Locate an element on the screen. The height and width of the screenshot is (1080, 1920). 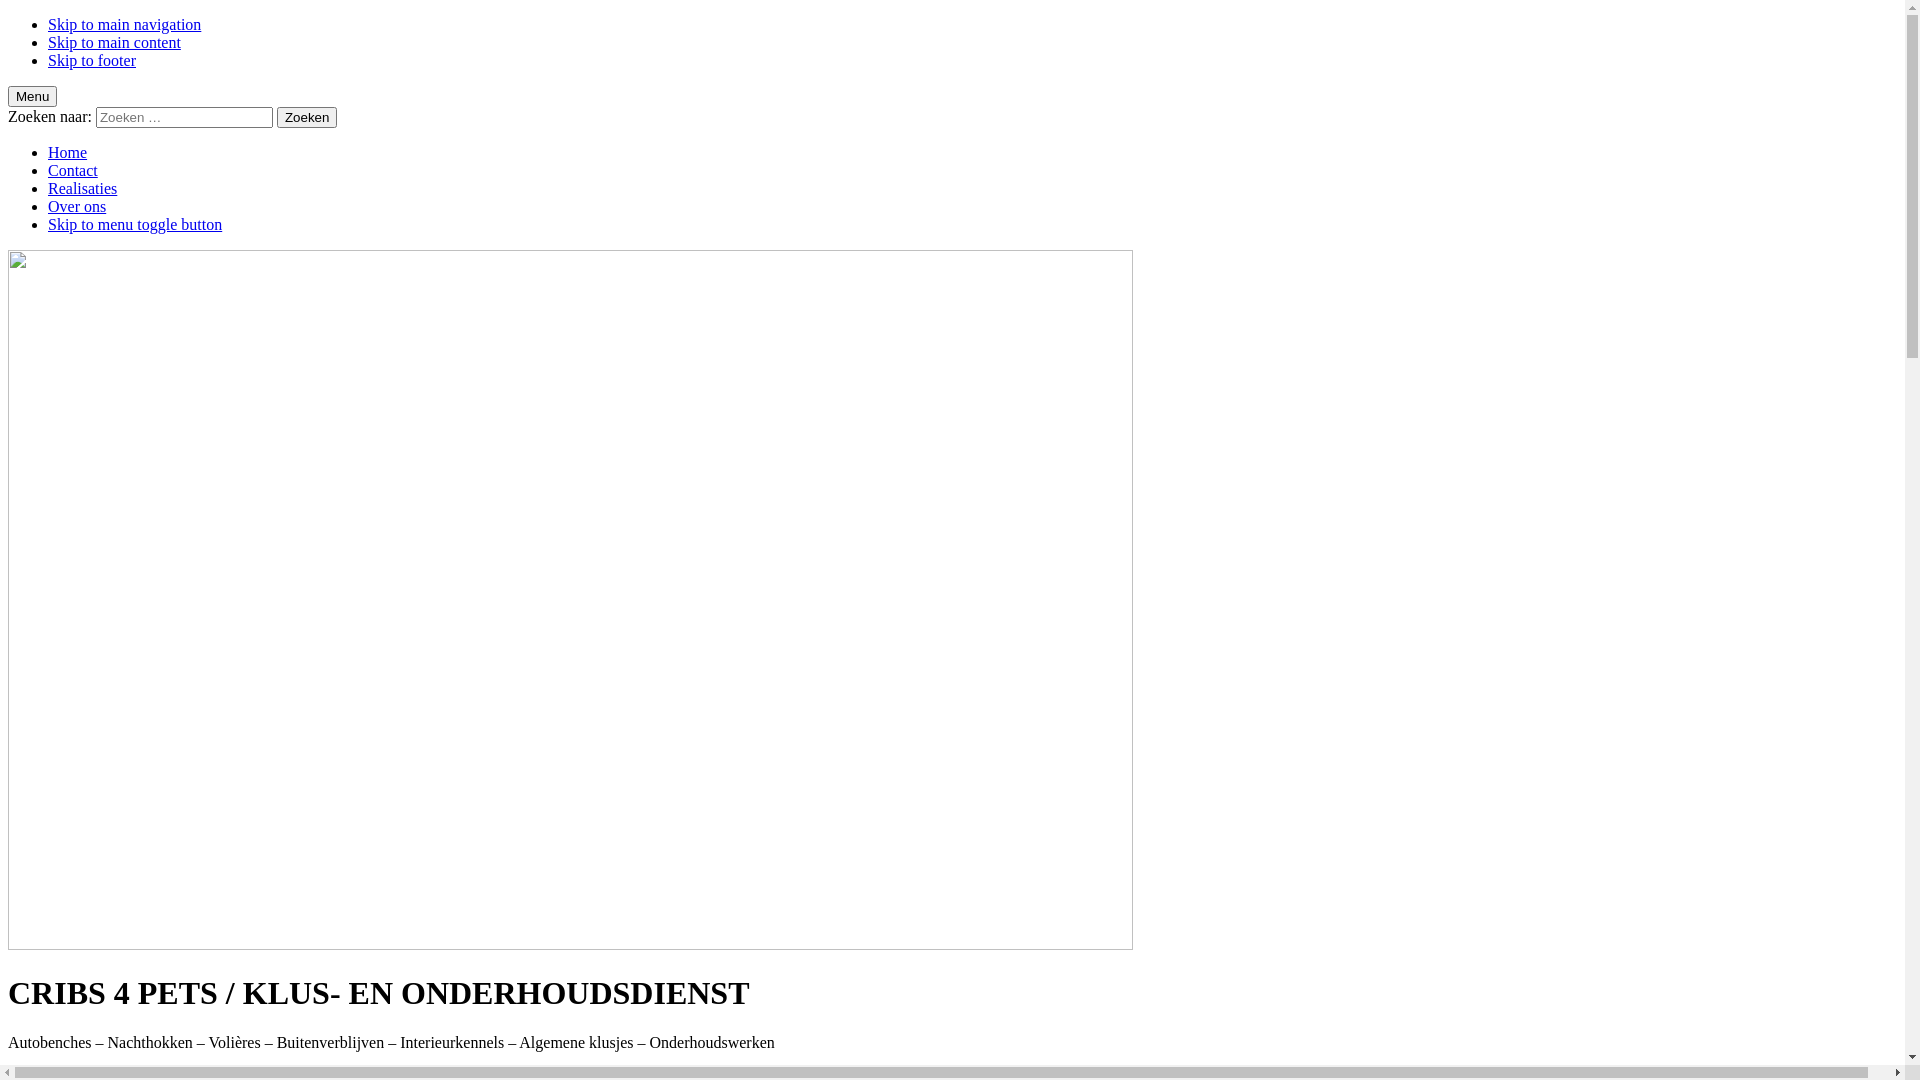
'Over ons' is located at coordinates (76, 206).